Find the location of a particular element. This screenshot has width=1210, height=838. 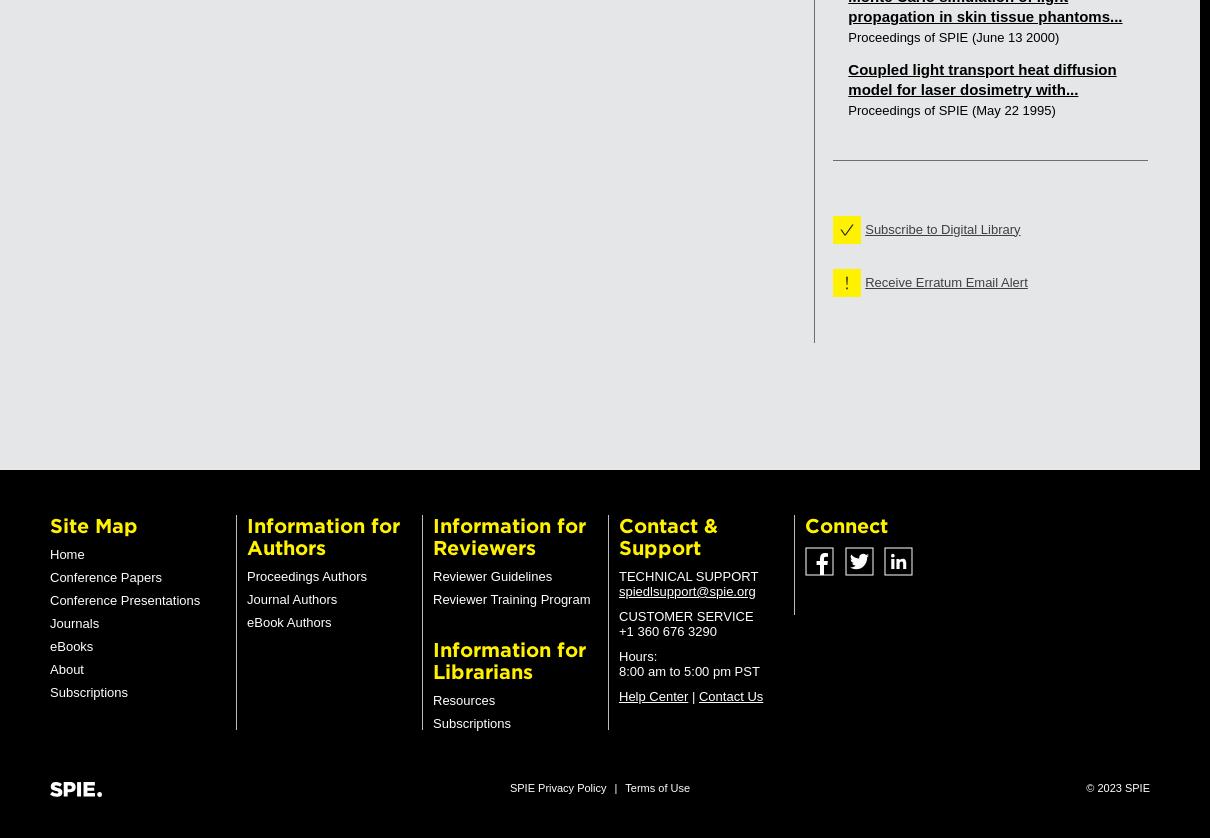

'TECHNICAL SUPPORT' is located at coordinates (687, 576).